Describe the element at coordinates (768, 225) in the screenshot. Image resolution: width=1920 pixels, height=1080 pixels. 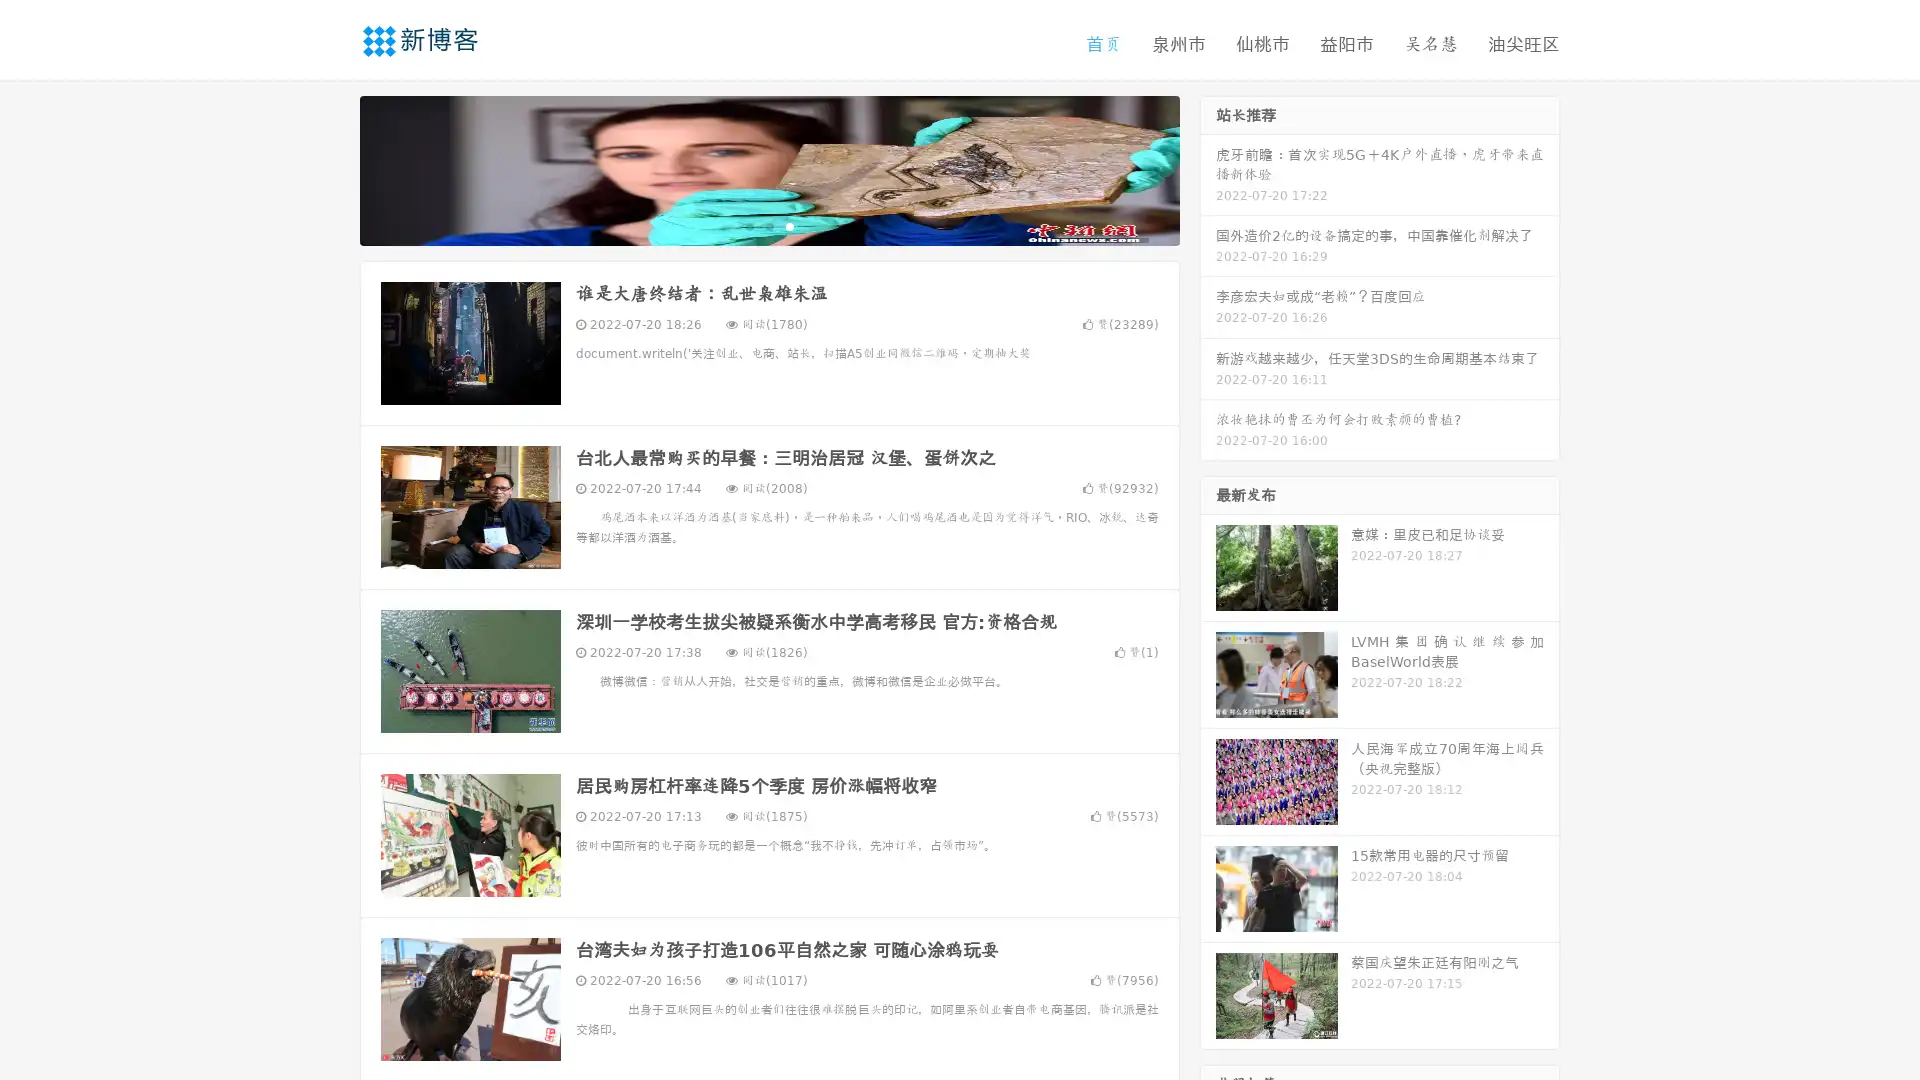
I see `Go to slide 2` at that location.